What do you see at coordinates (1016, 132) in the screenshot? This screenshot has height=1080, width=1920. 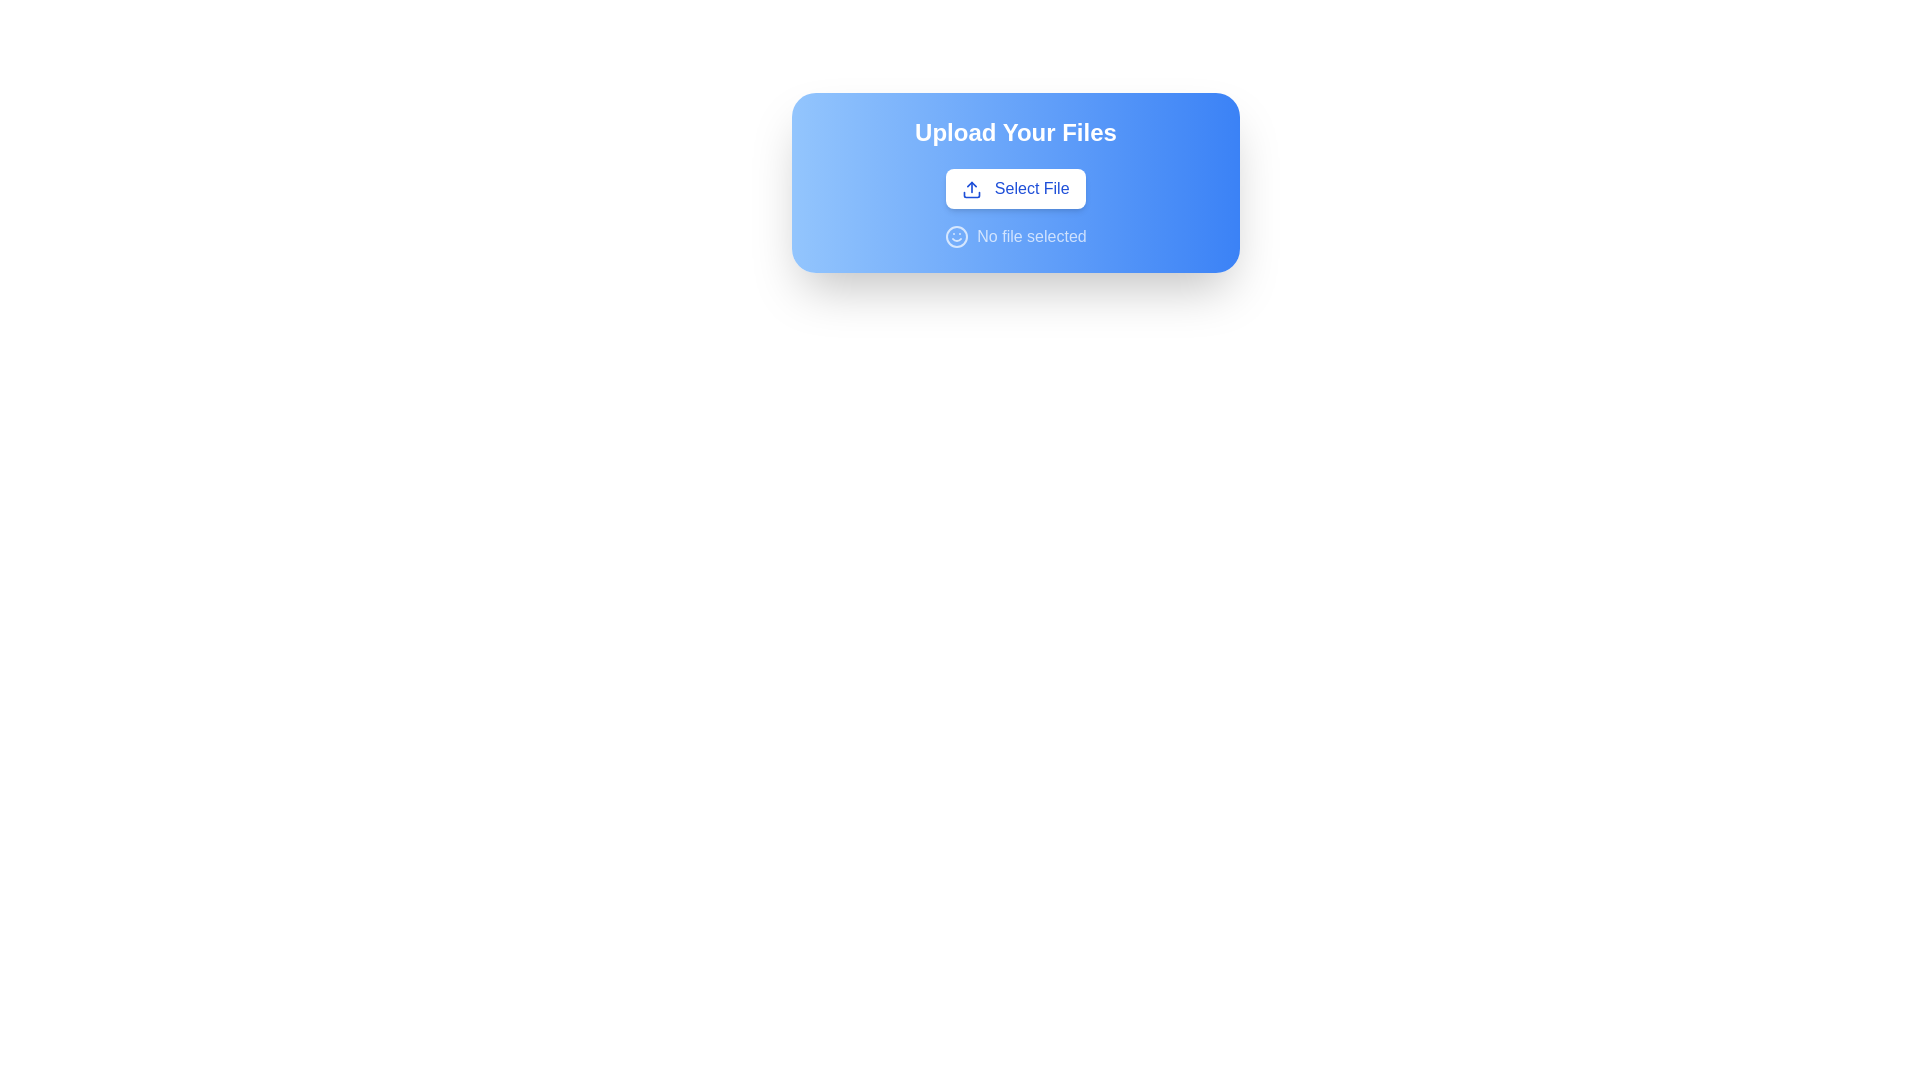 I see `text from the Header/Title element displaying 'Upload Your Files', which is styled in bold and extra-large font against a gradient blue background` at bounding box center [1016, 132].